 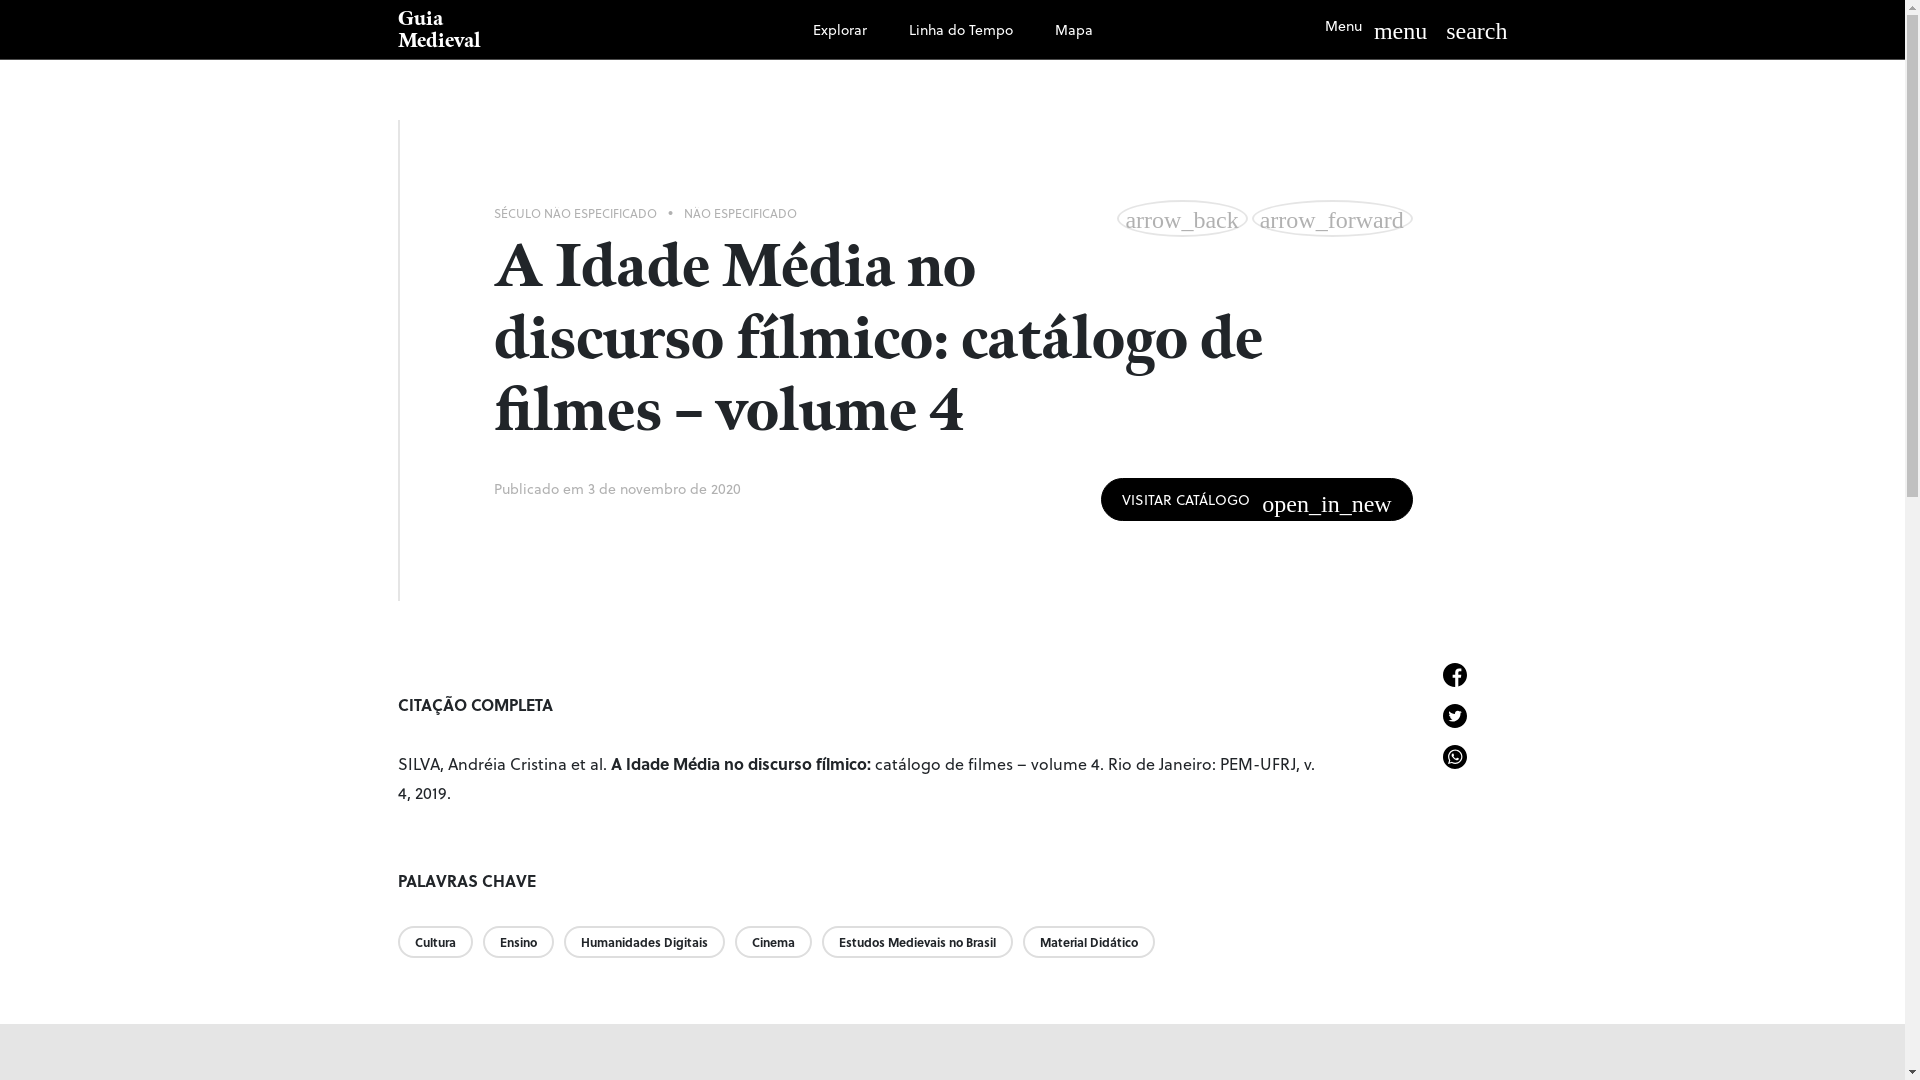 I want to click on 'Cinema', so click(x=733, y=940).